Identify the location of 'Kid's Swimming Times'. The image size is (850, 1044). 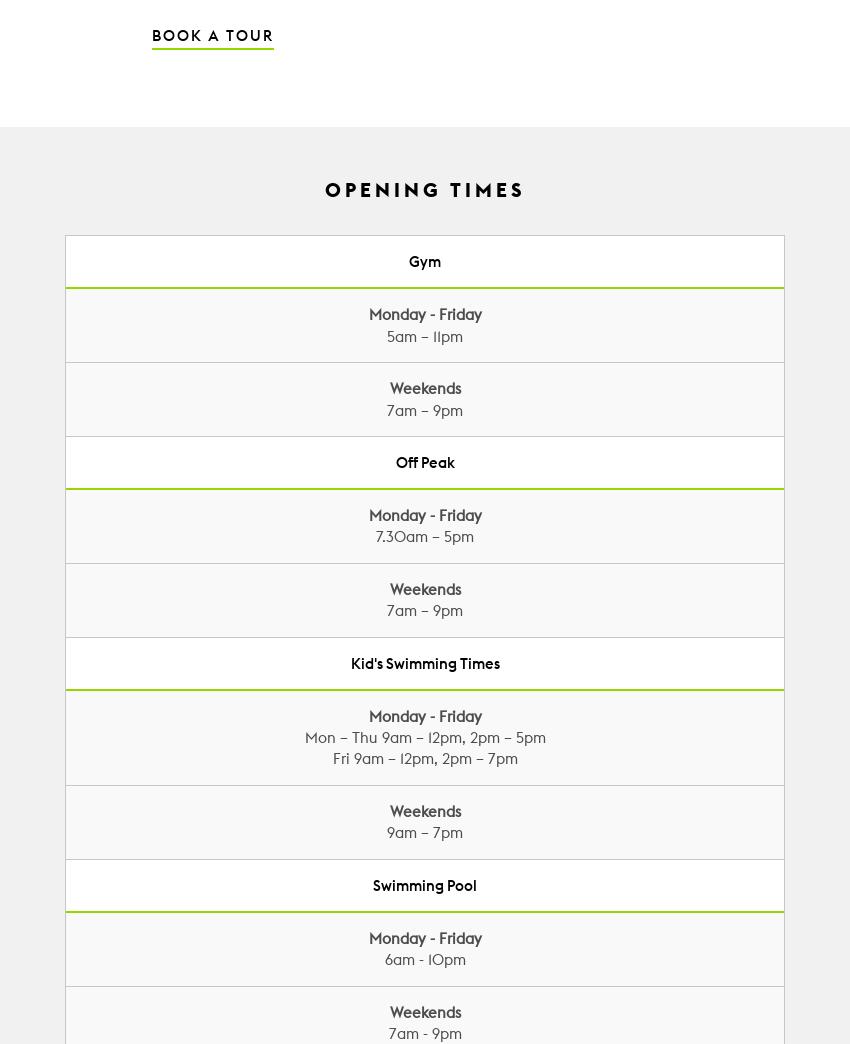
(424, 661).